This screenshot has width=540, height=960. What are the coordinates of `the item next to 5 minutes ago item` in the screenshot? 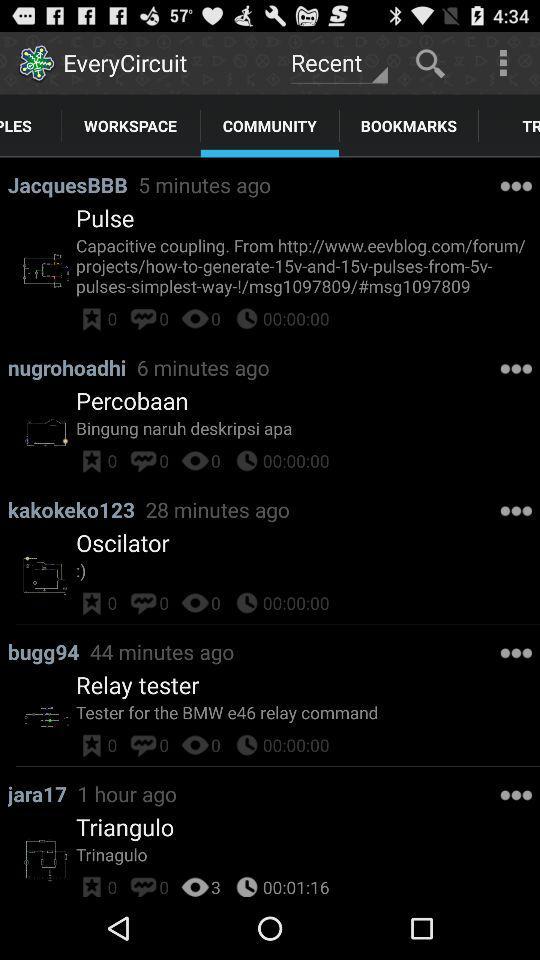 It's located at (72, 184).